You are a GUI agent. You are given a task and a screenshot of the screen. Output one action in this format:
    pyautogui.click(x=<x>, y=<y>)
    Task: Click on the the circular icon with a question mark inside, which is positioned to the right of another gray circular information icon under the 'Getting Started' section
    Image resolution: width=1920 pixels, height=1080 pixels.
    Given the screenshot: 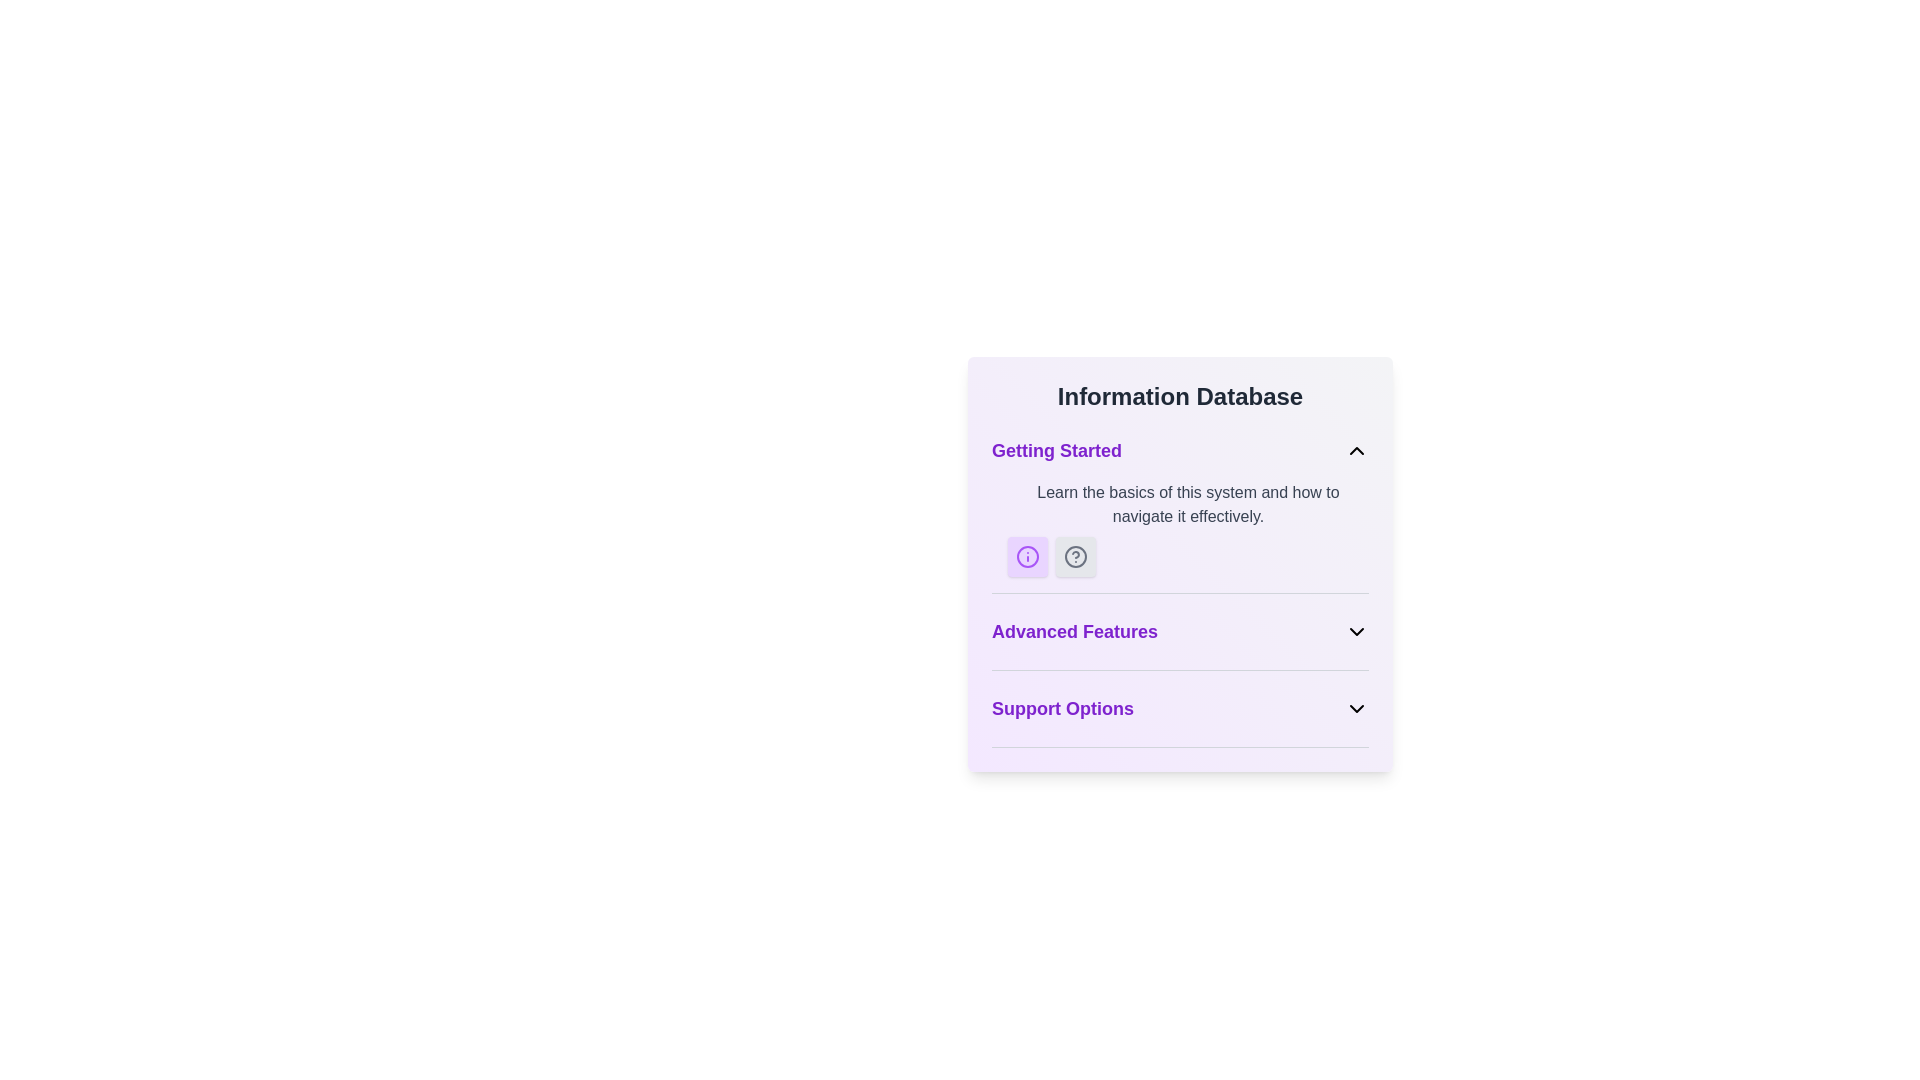 What is the action you would take?
    pyautogui.click(x=1074, y=556)
    